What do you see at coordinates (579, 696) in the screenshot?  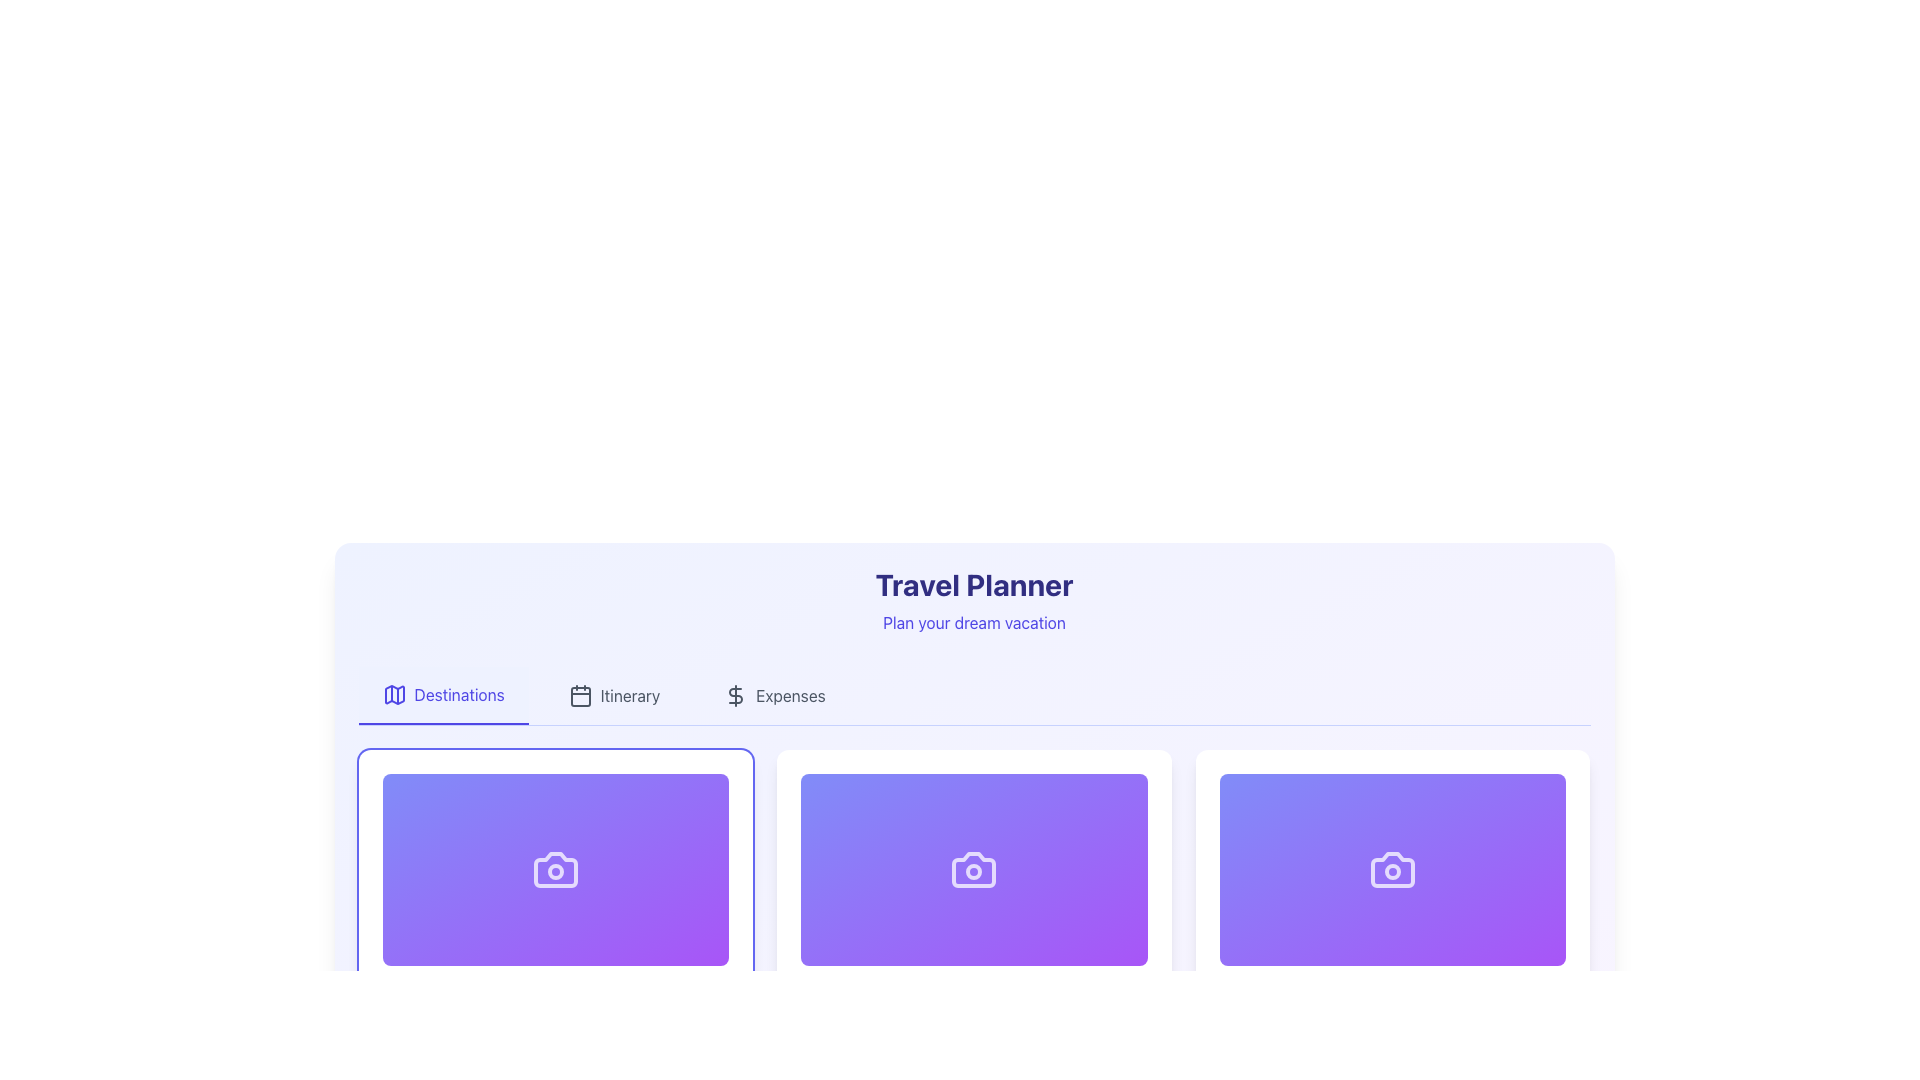 I see `the rectangular component within the calendar icon` at bounding box center [579, 696].